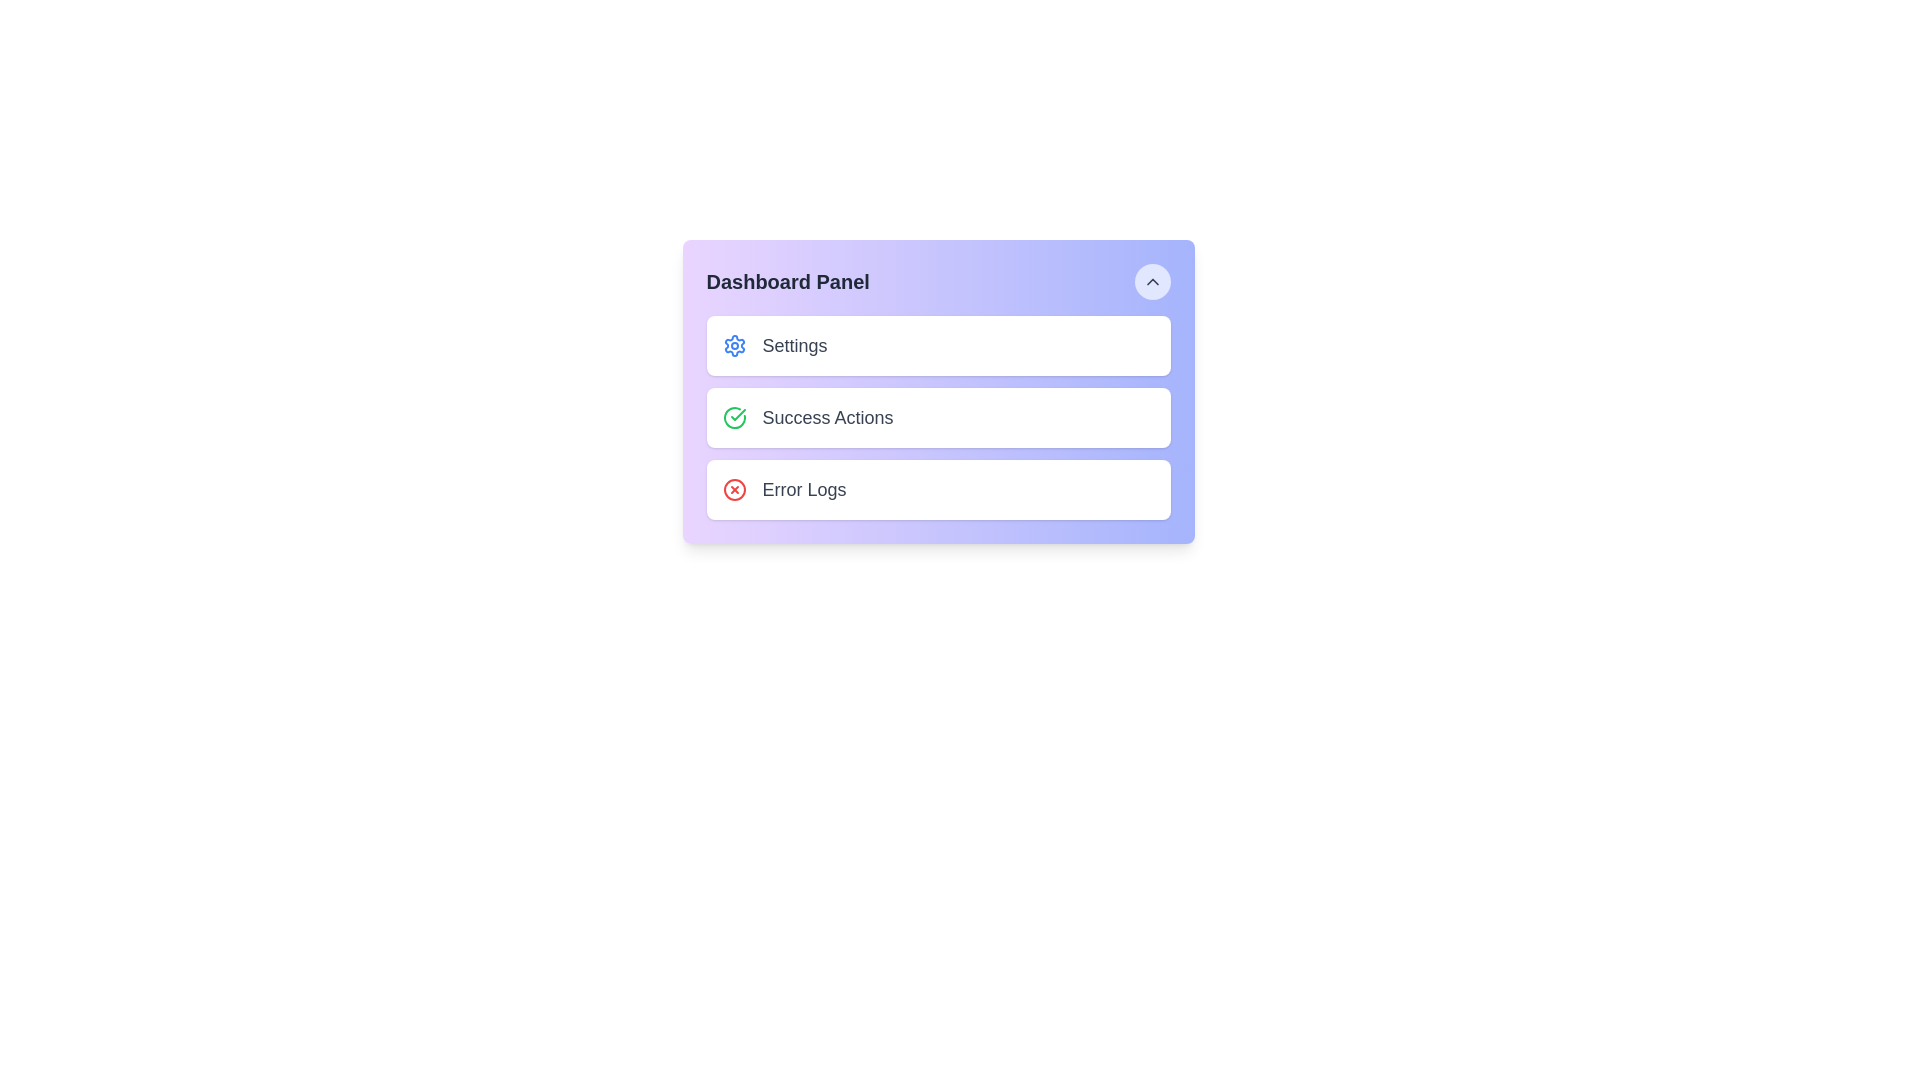  Describe the element at coordinates (733, 345) in the screenshot. I see `the settings icon located on the left side of the 'Settings' menu item` at that location.